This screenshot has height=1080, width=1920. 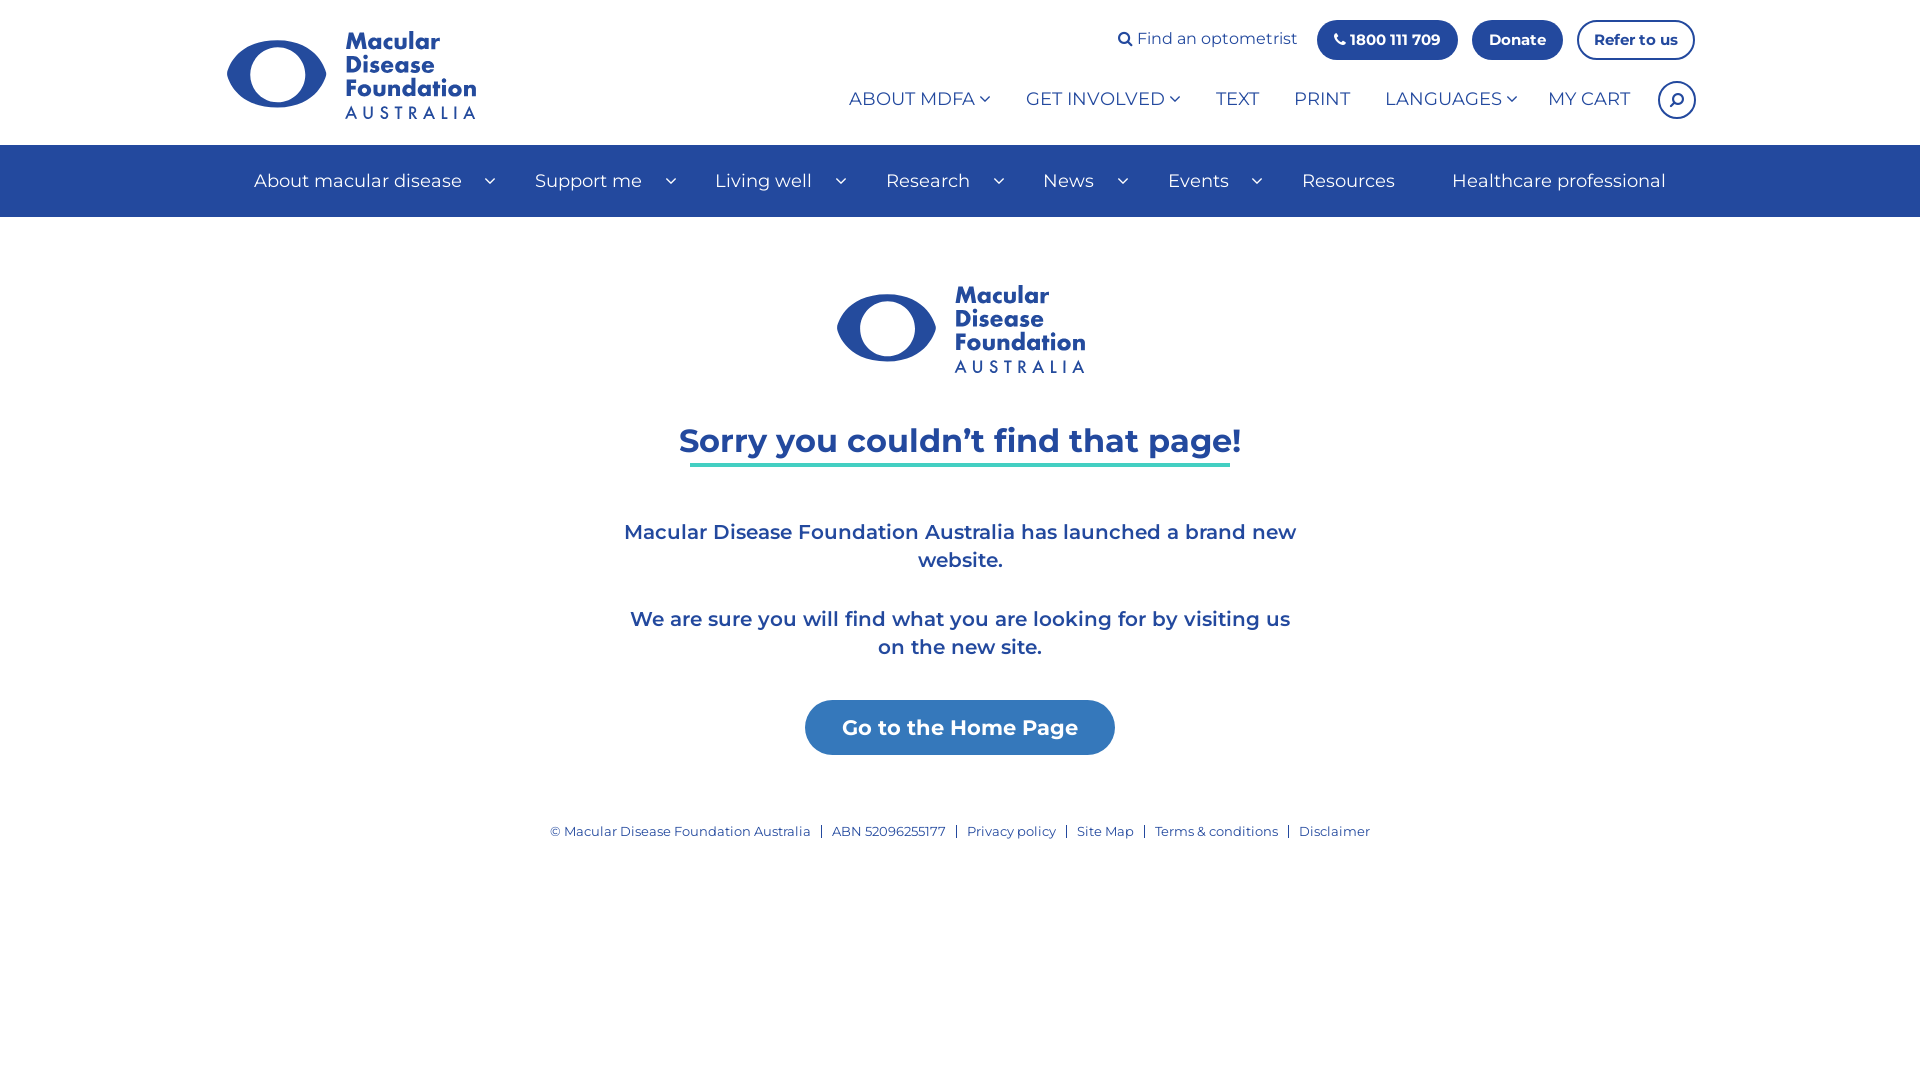 What do you see at coordinates (1215, 830) in the screenshot?
I see `'Terms & conditions'` at bounding box center [1215, 830].